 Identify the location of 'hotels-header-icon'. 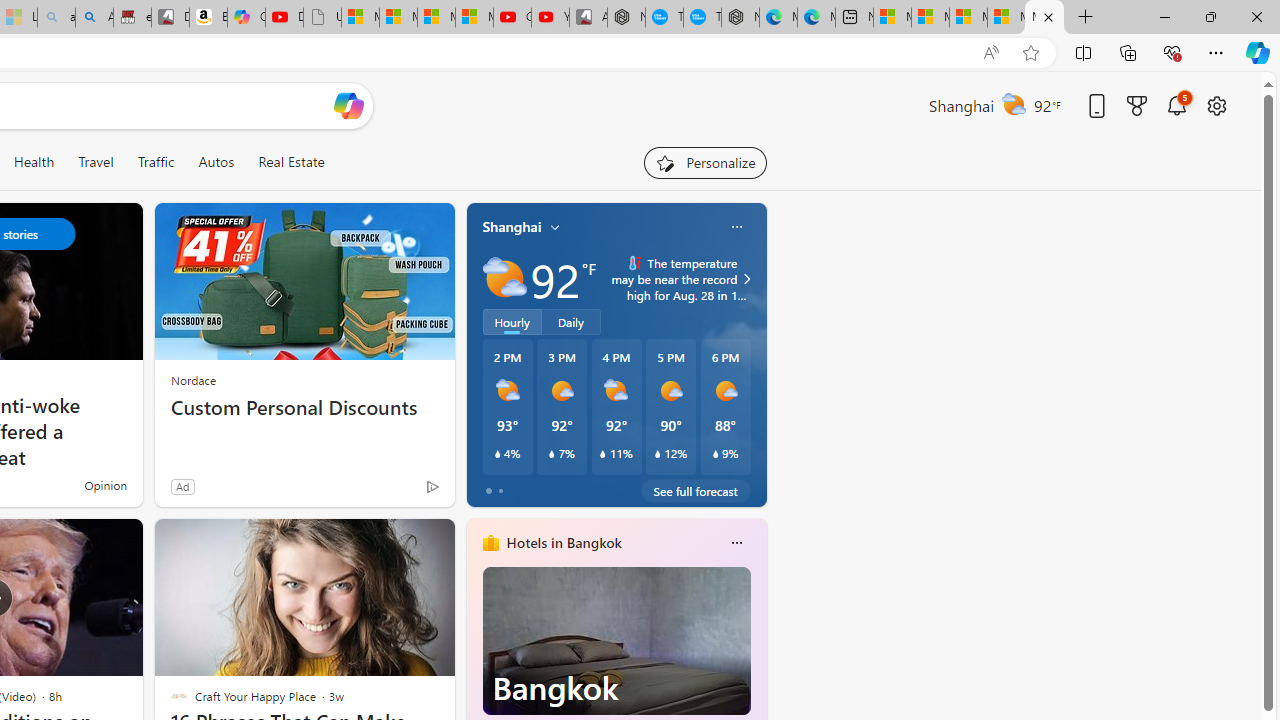
(490, 542).